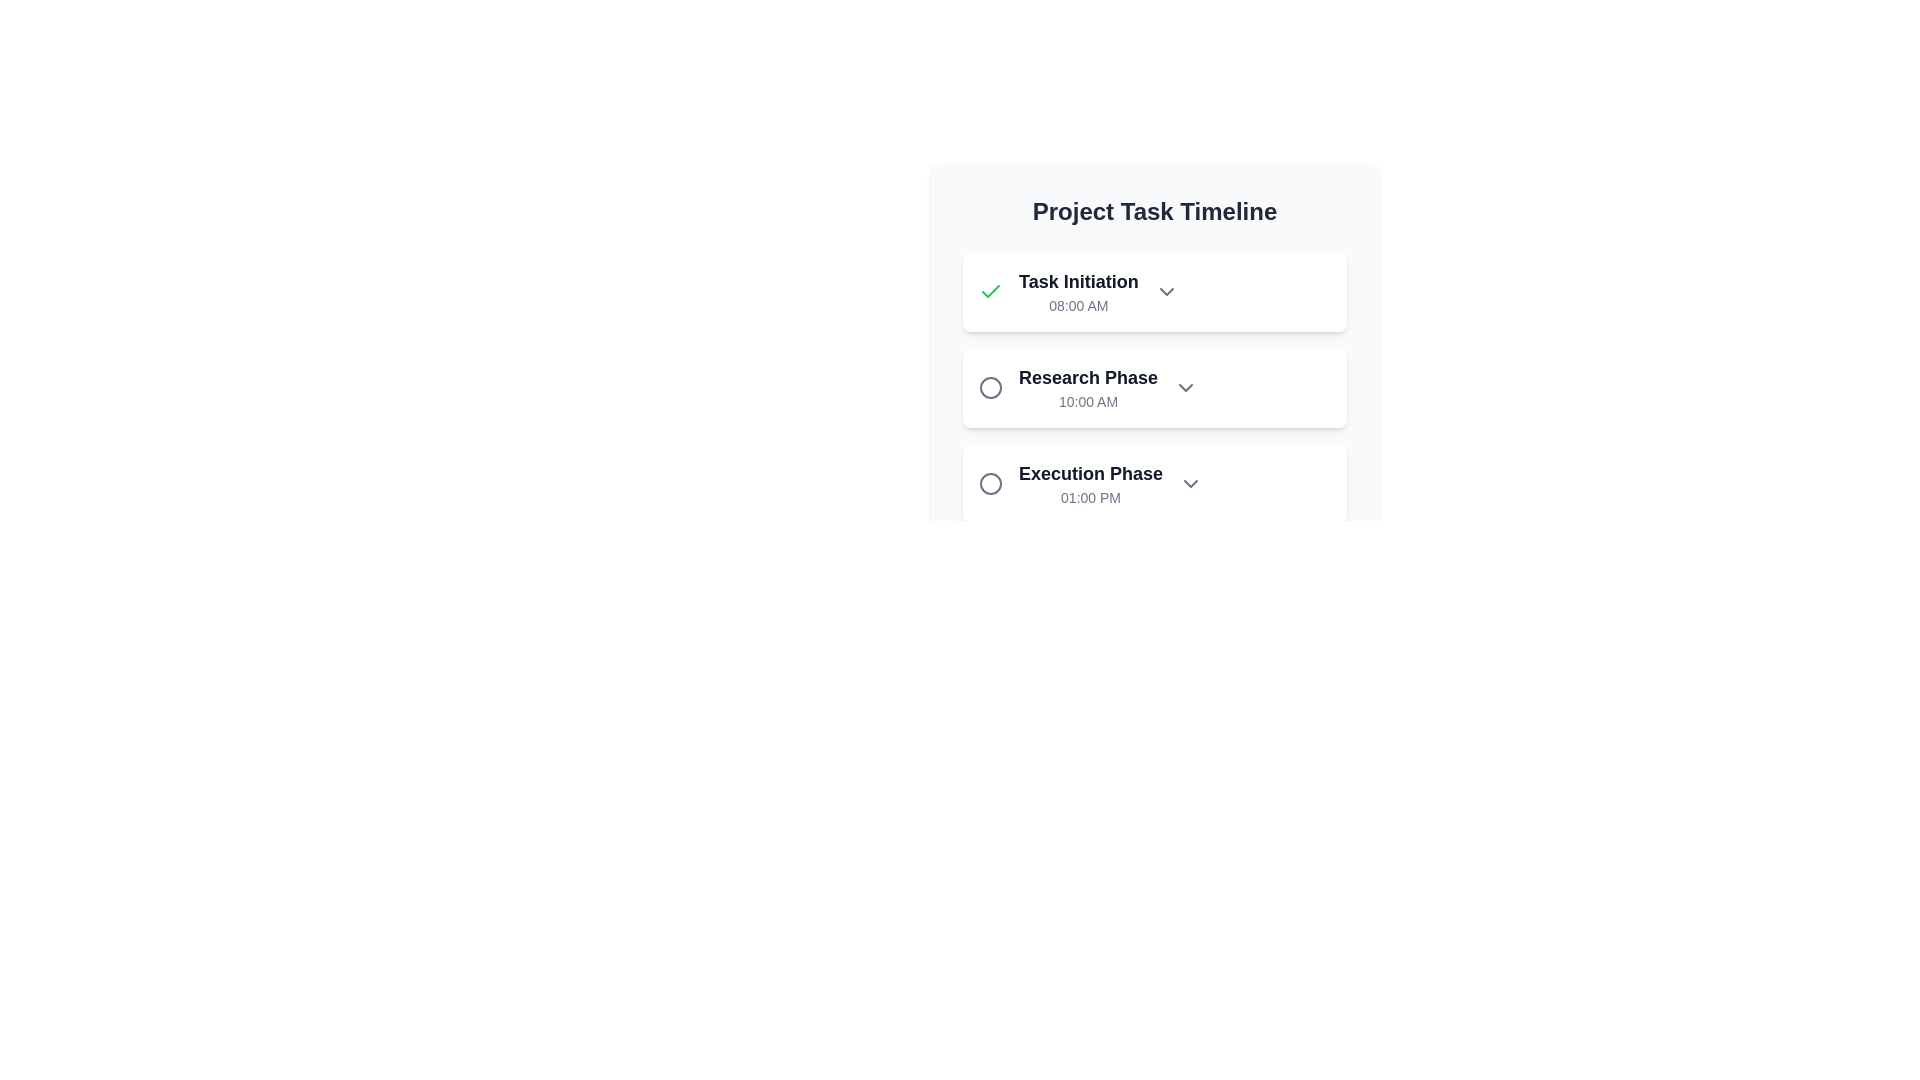 This screenshot has width=1920, height=1080. I want to click on the second card in the vertical sequence under the header 'Project Task Timeline', so click(1155, 388).